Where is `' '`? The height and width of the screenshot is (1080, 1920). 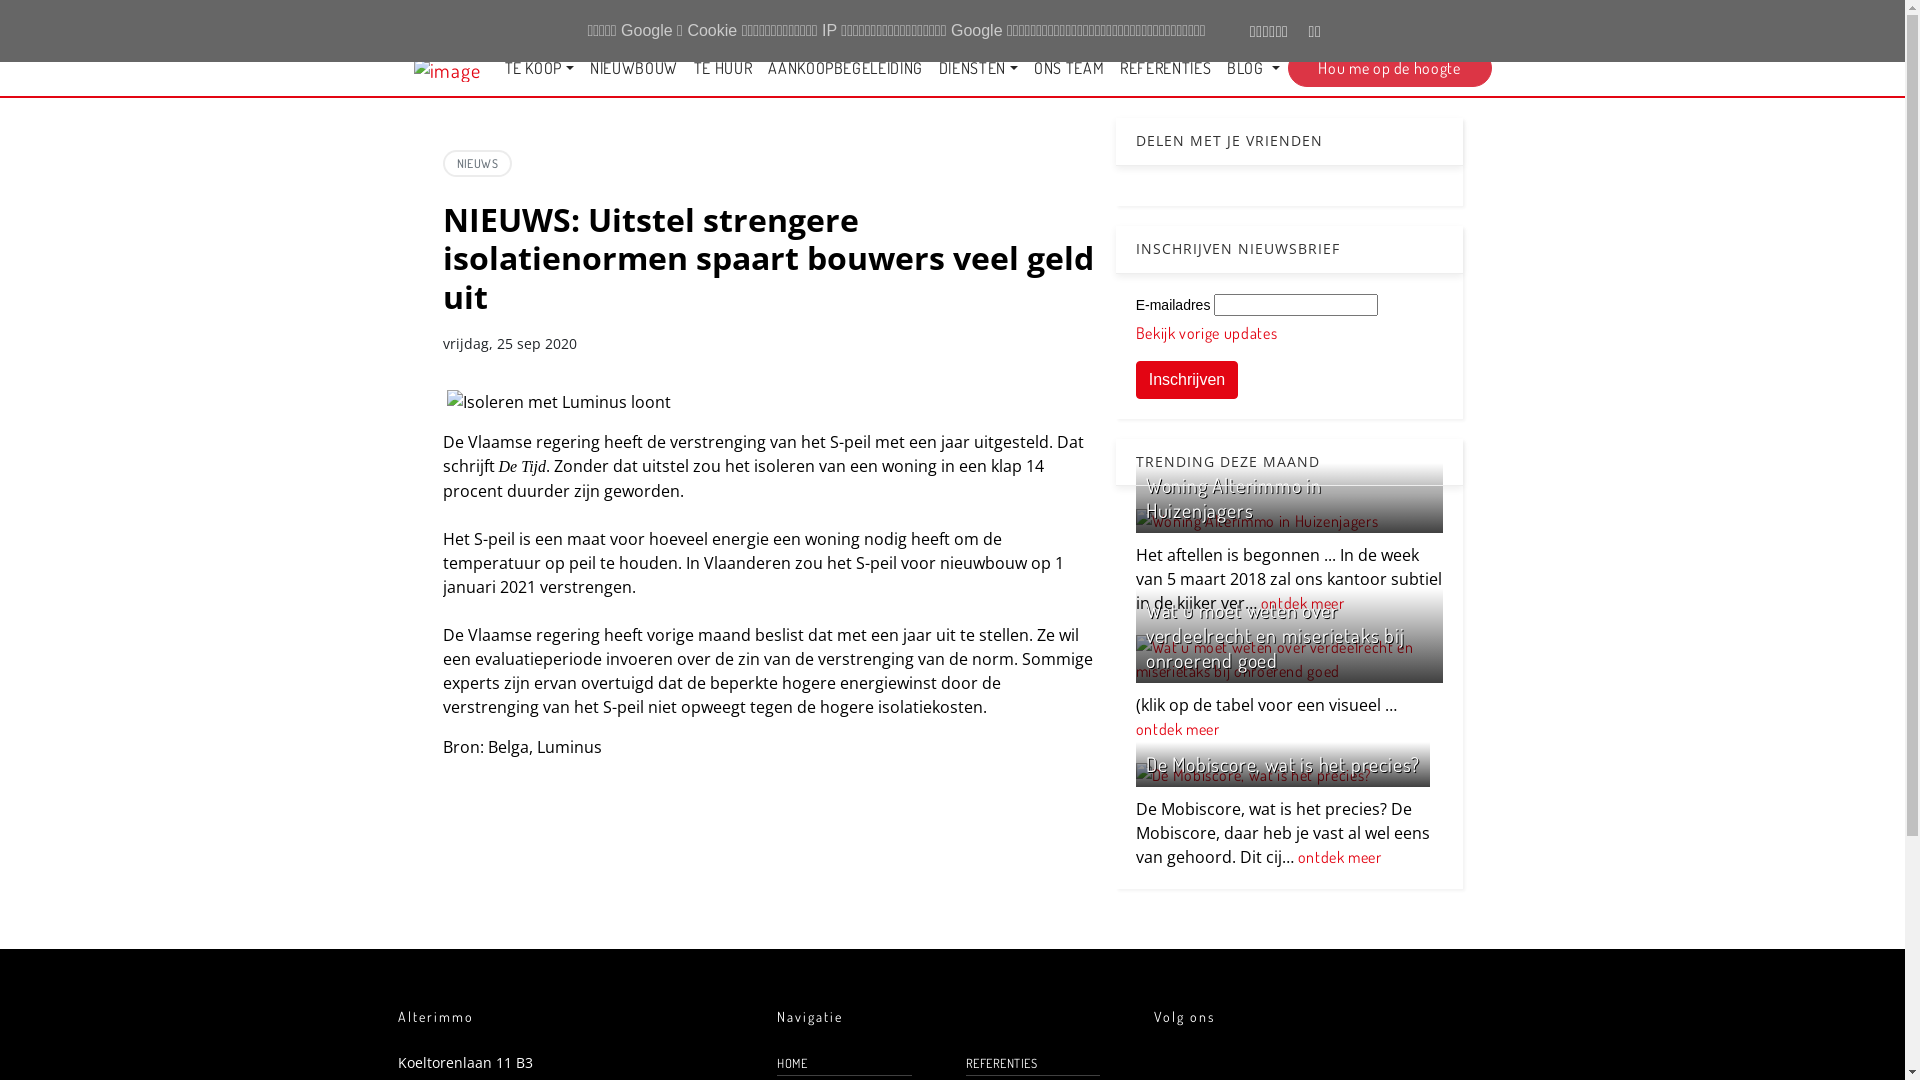
' ' is located at coordinates (1489, 19).